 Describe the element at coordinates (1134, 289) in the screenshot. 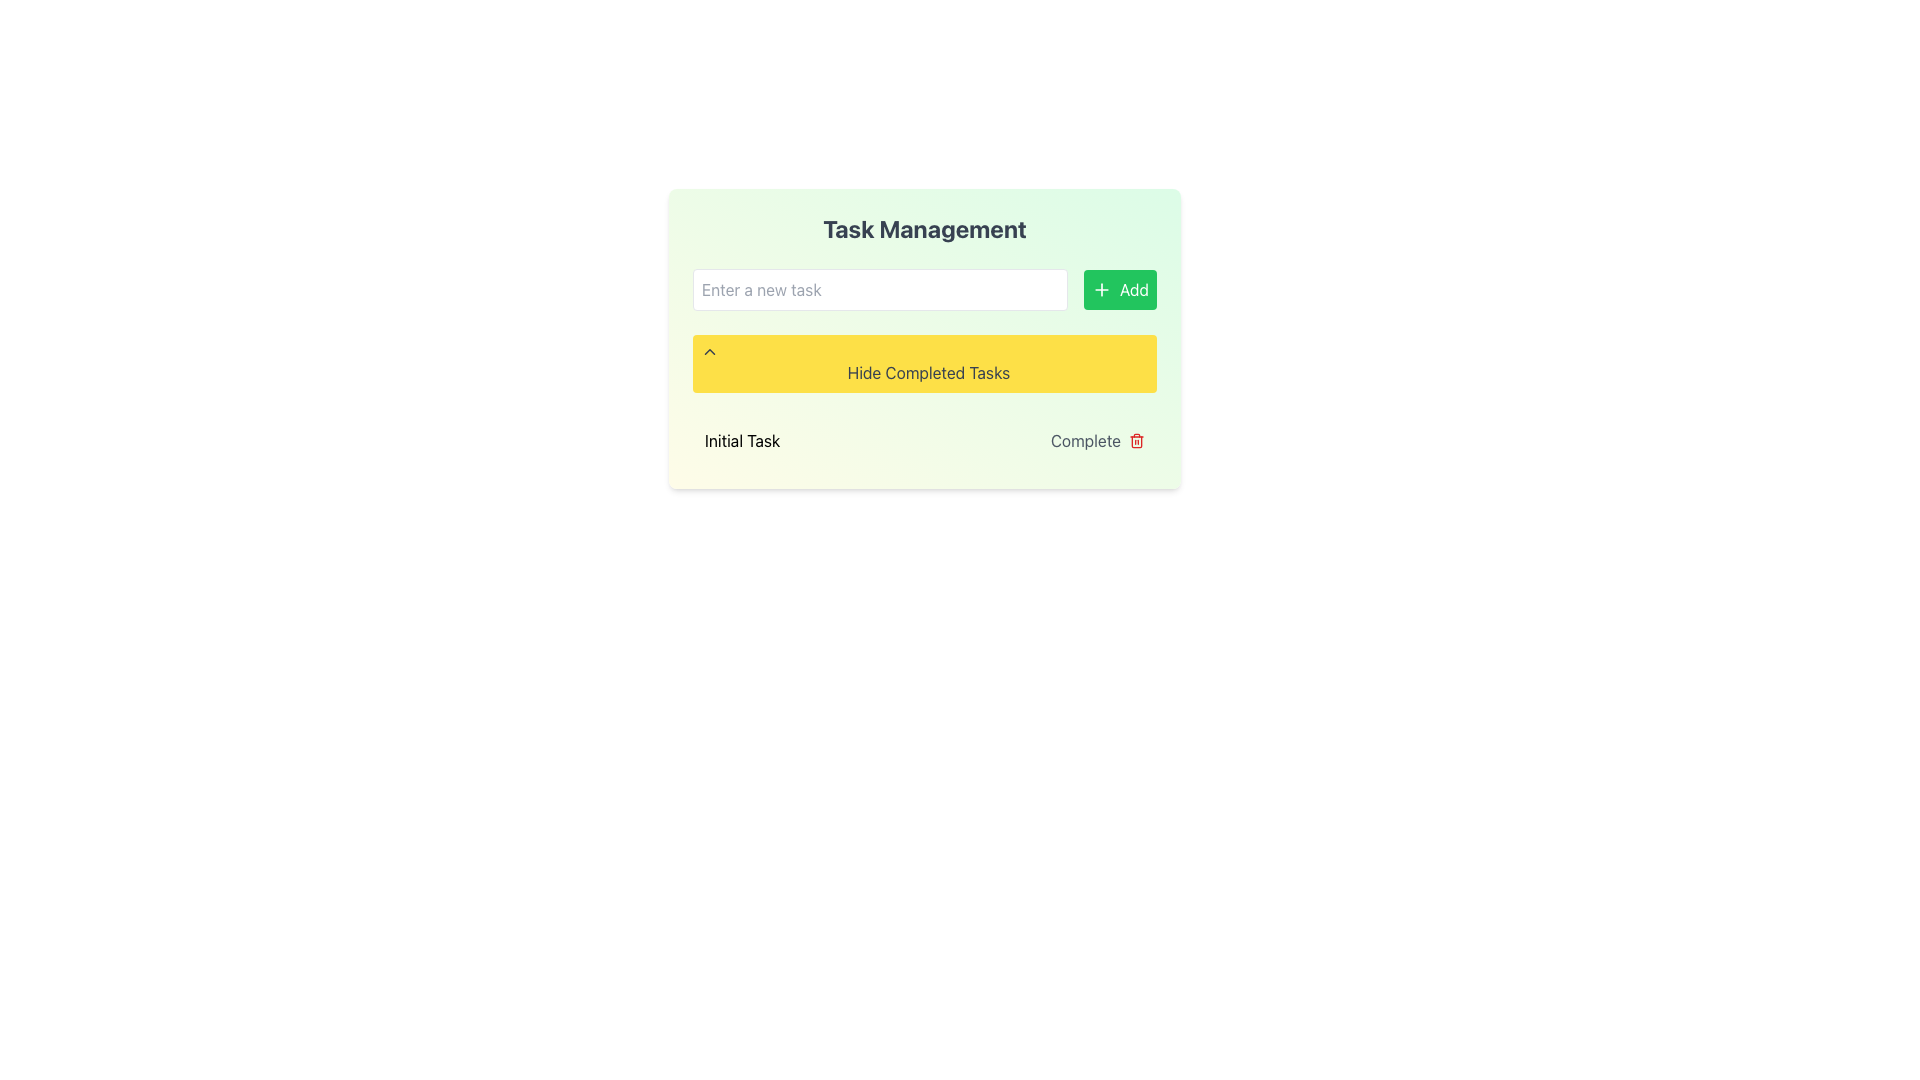

I see `the text label 'Add' which is styled with a white font on a green background` at that location.